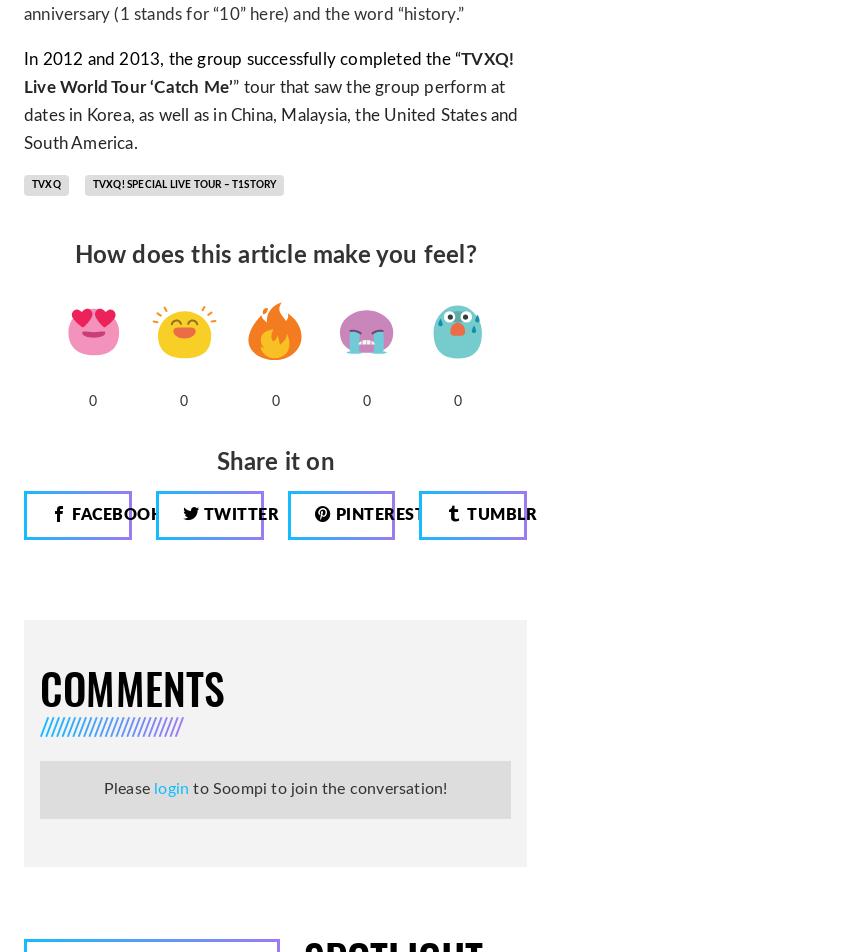  Describe the element at coordinates (269, 115) in the screenshot. I see `'” tour that saw the group perform at dates in Korea, as well as in China, Malaysia, the United States and South America.'` at that location.